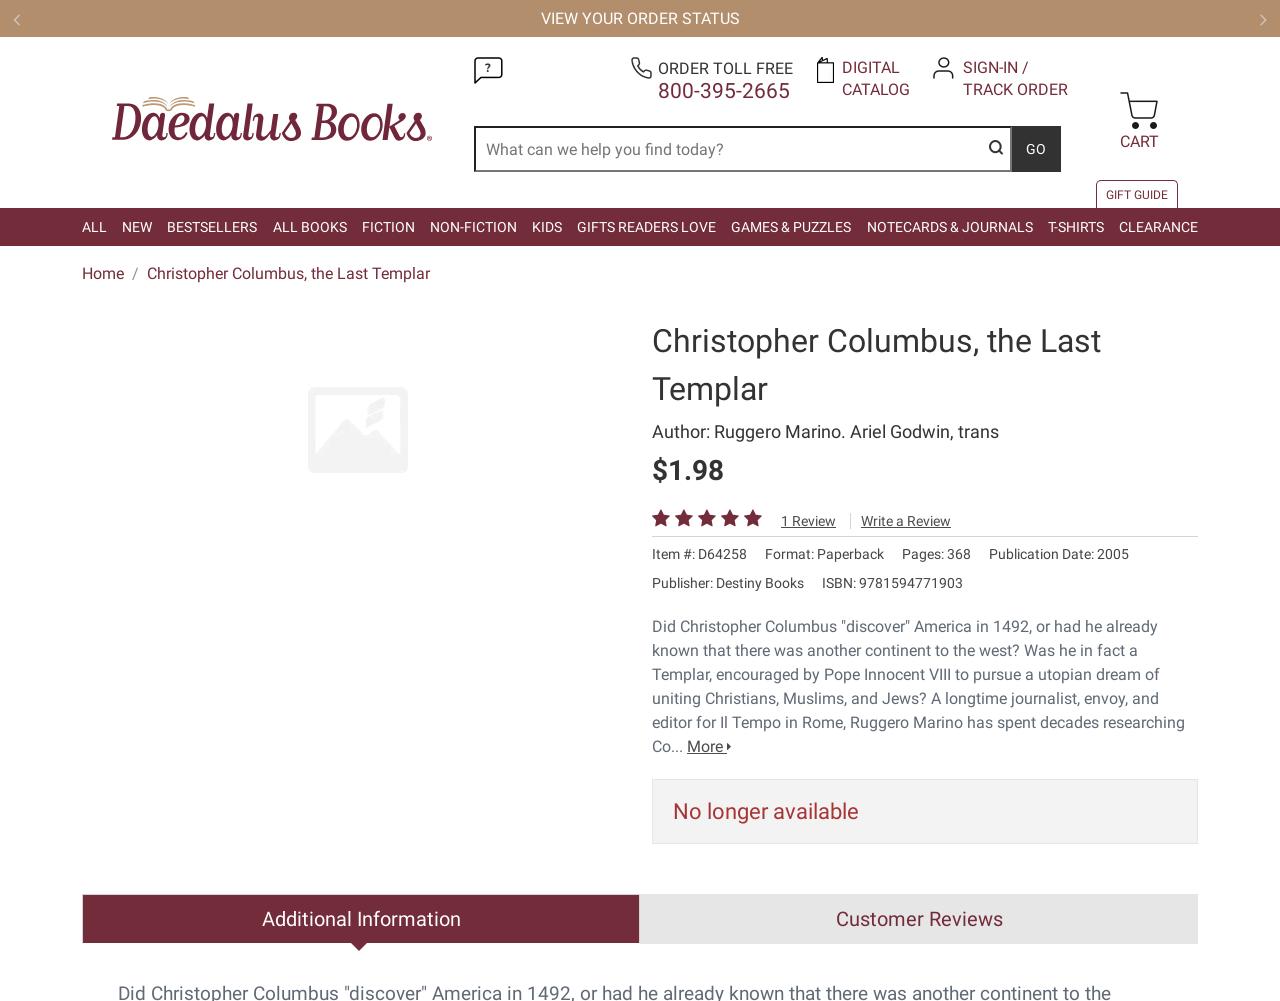 The image size is (1280, 1001). Describe the element at coordinates (830, 370) in the screenshot. I see `'Request a Catalog'` at that location.